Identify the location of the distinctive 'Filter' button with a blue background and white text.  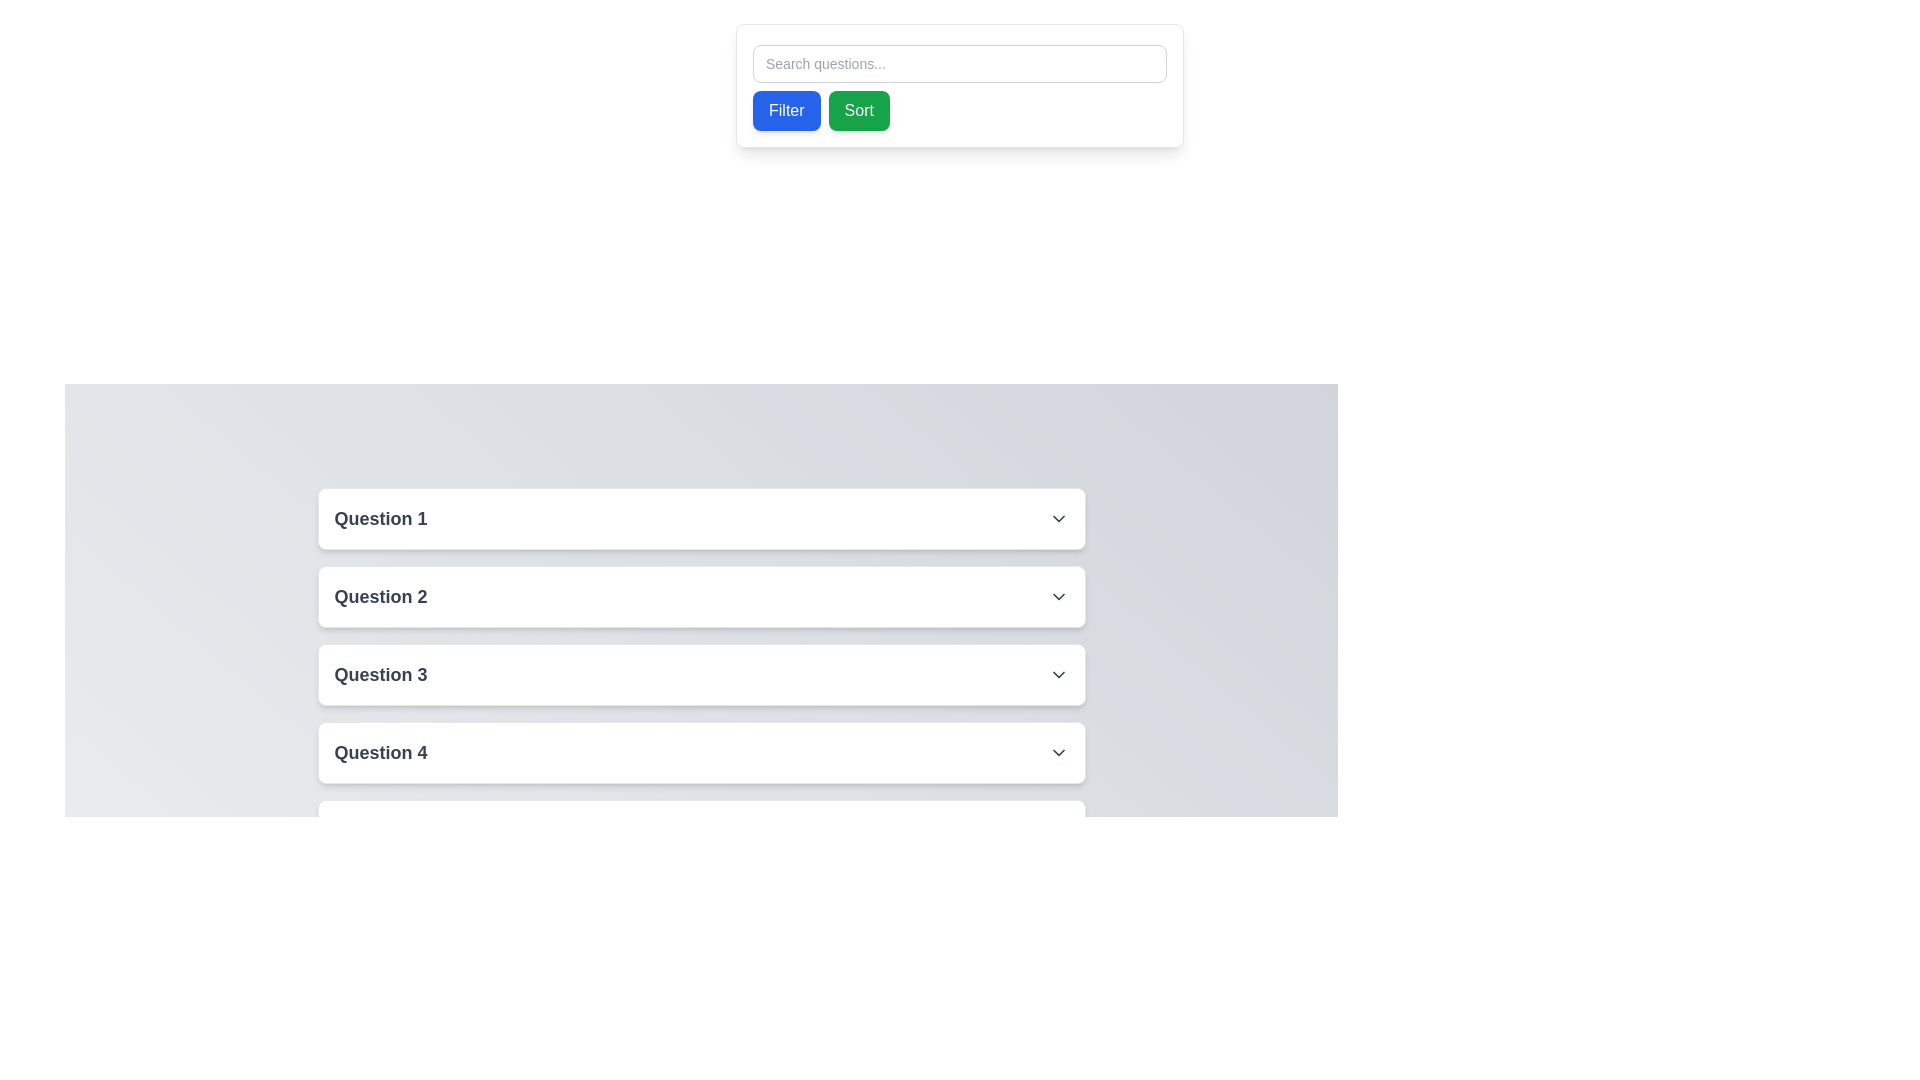
(785, 111).